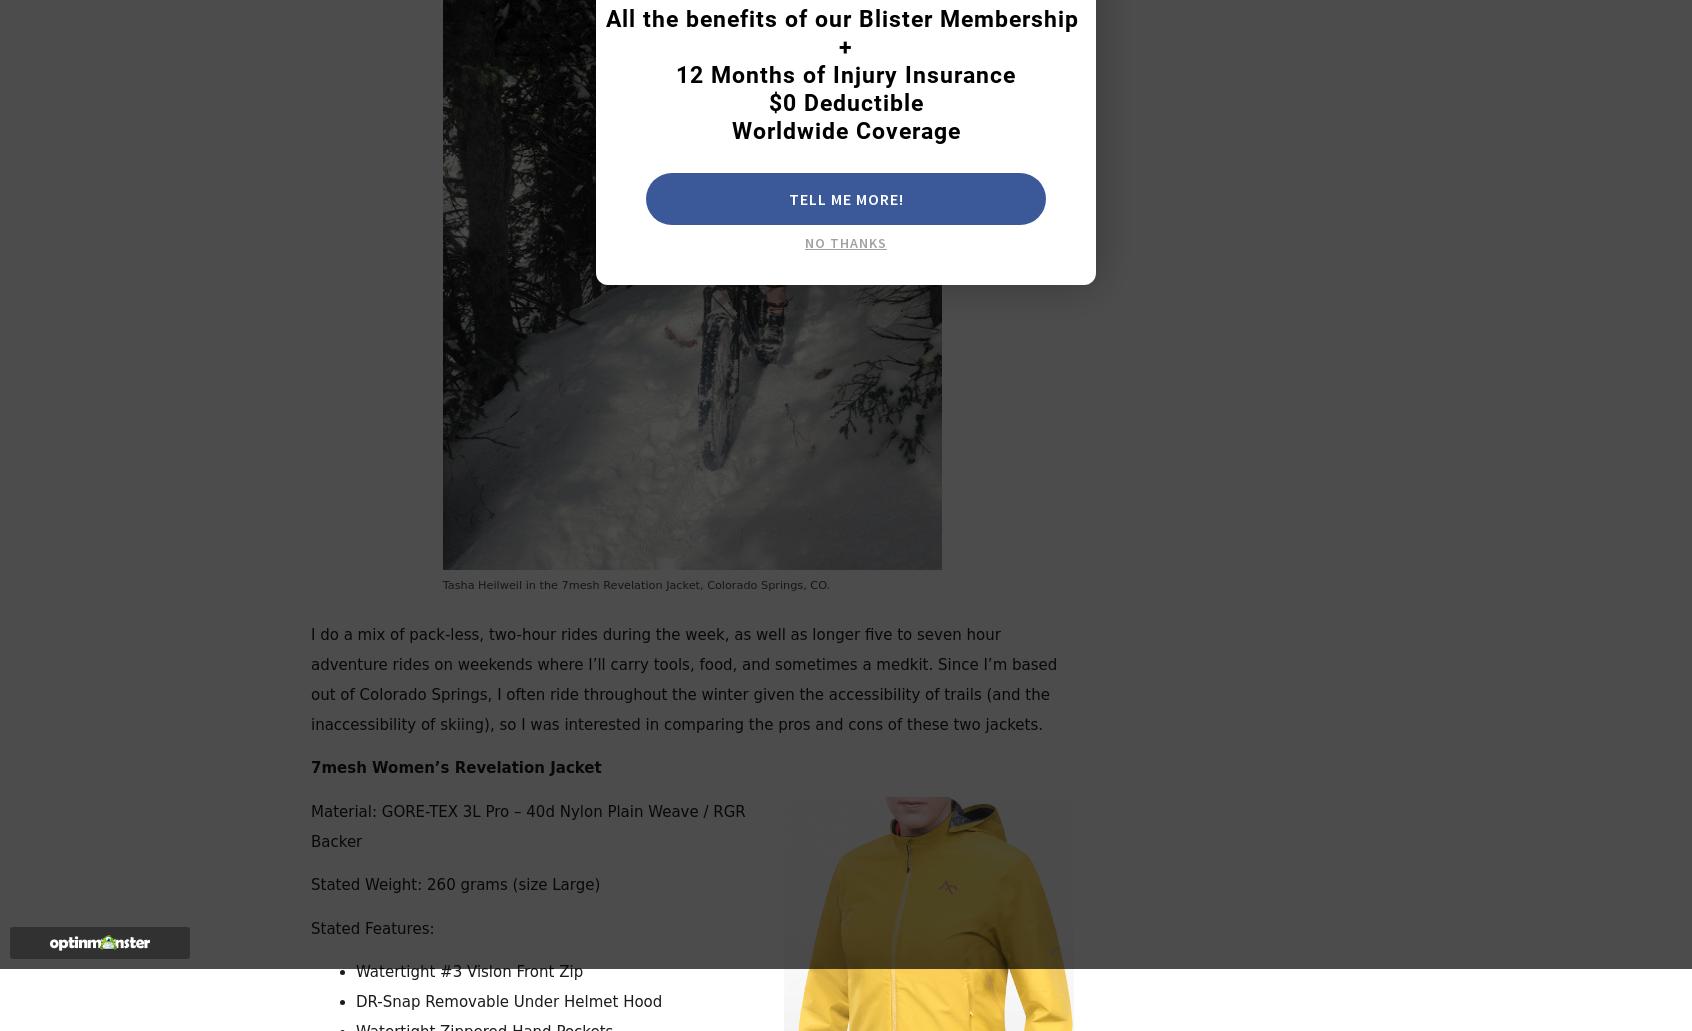 The width and height of the screenshot is (1692, 1031). What do you see at coordinates (845, 130) in the screenshot?
I see `'Worldwide Coverage'` at bounding box center [845, 130].